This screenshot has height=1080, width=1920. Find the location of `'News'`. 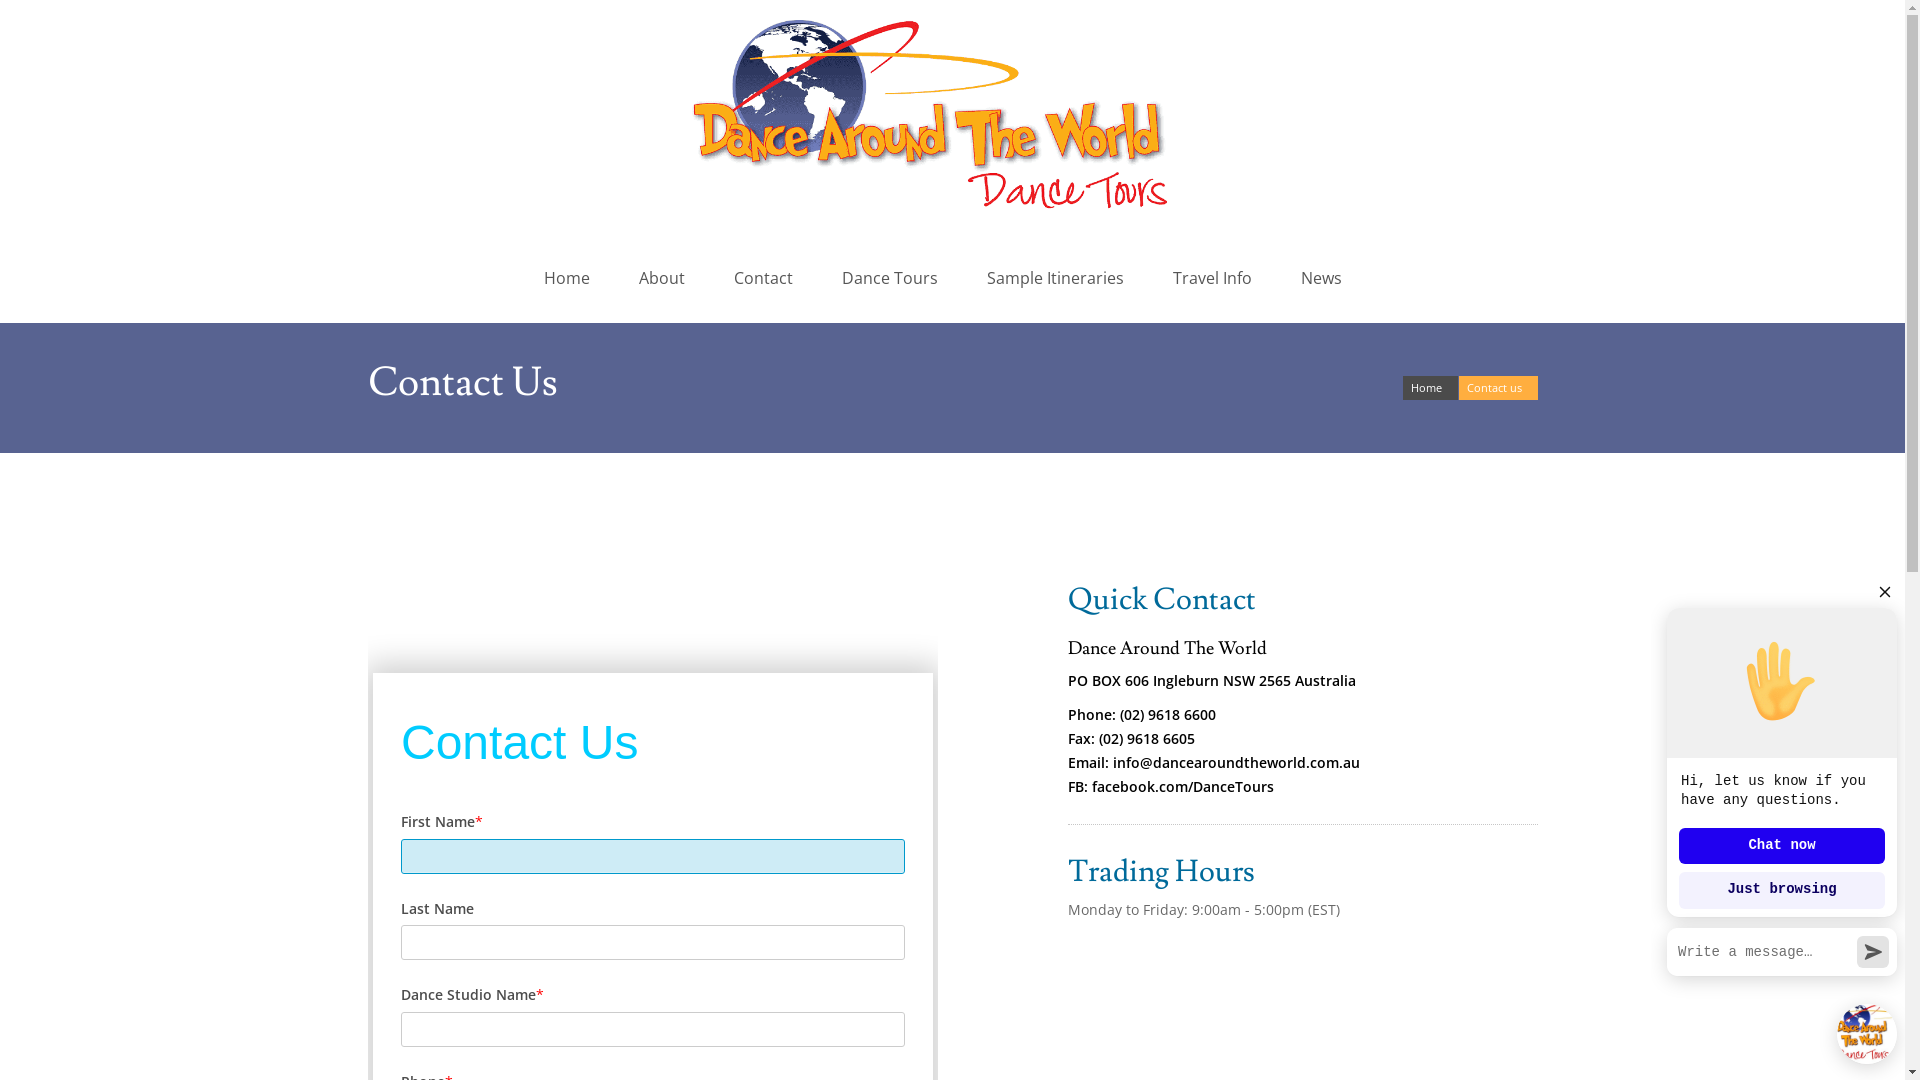

'News' is located at coordinates (1324, 277).